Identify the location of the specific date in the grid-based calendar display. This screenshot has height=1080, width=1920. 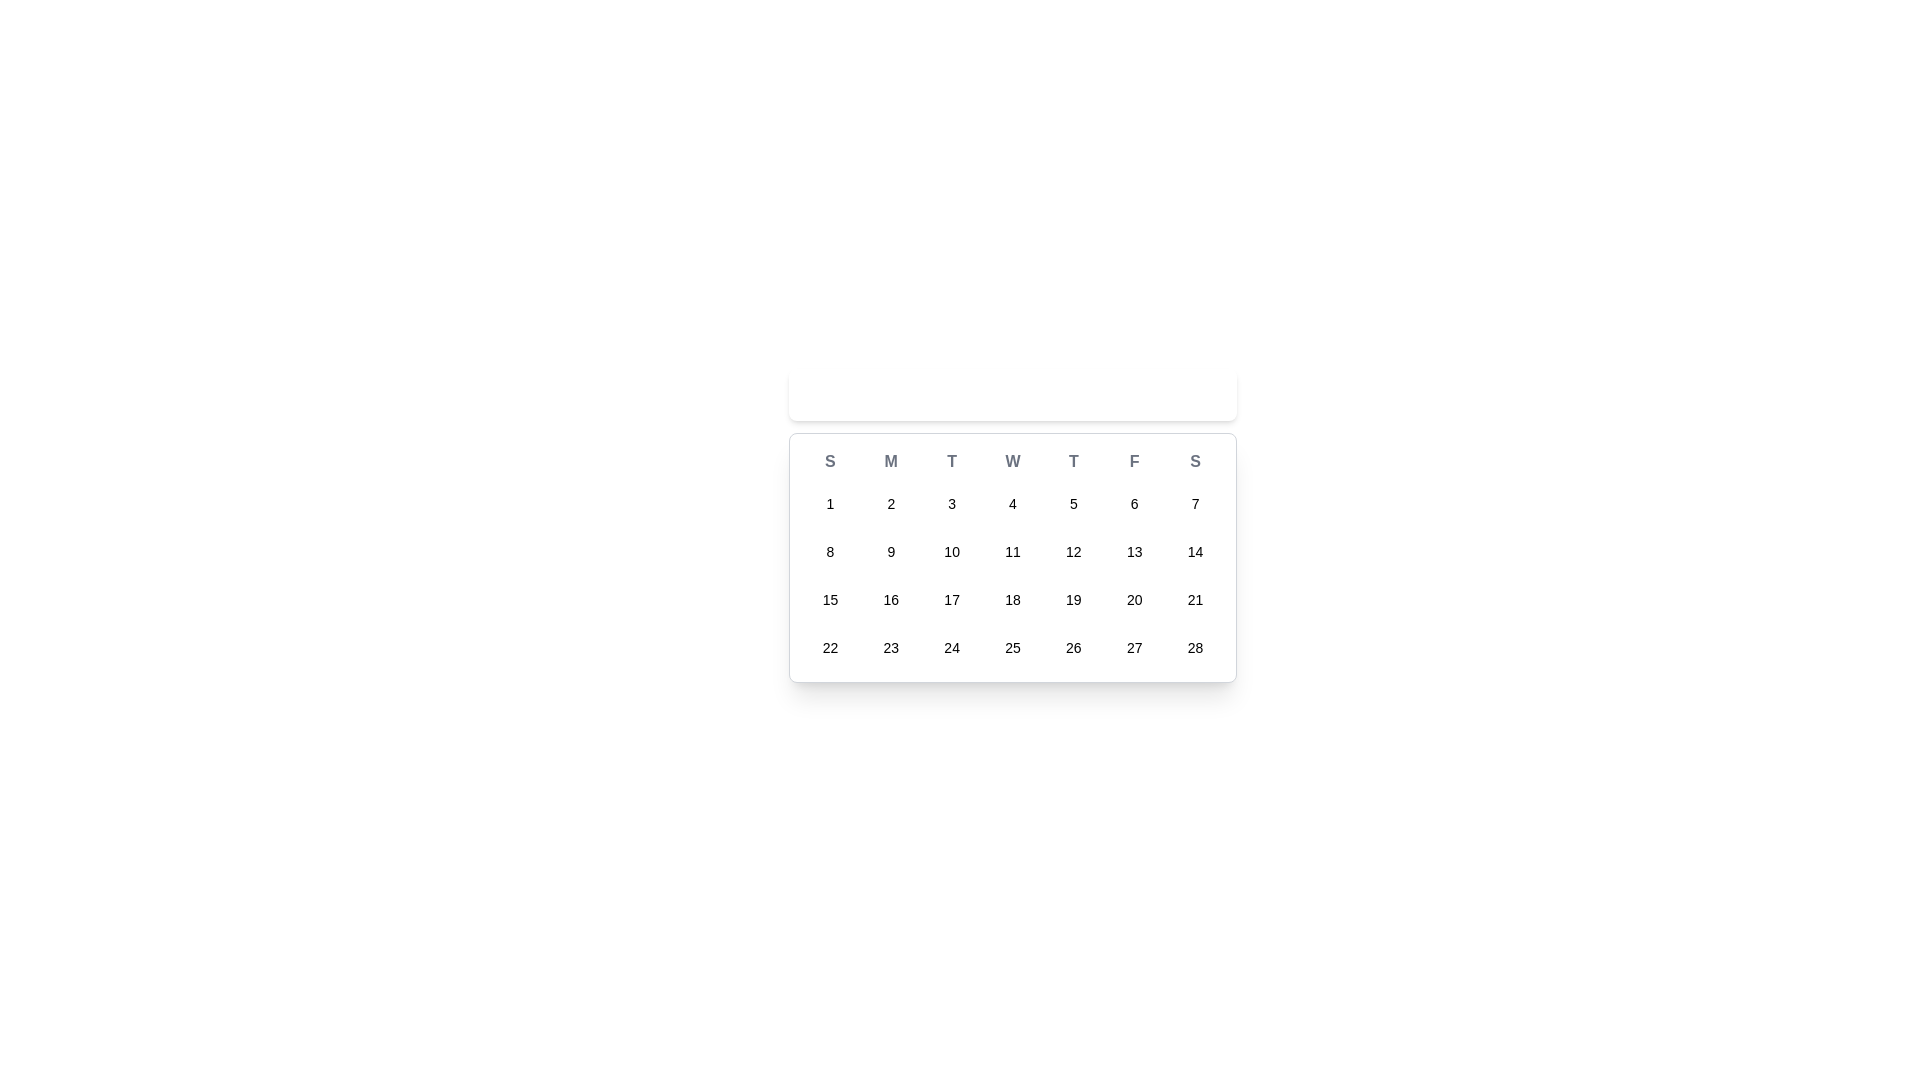
(1012, 558).